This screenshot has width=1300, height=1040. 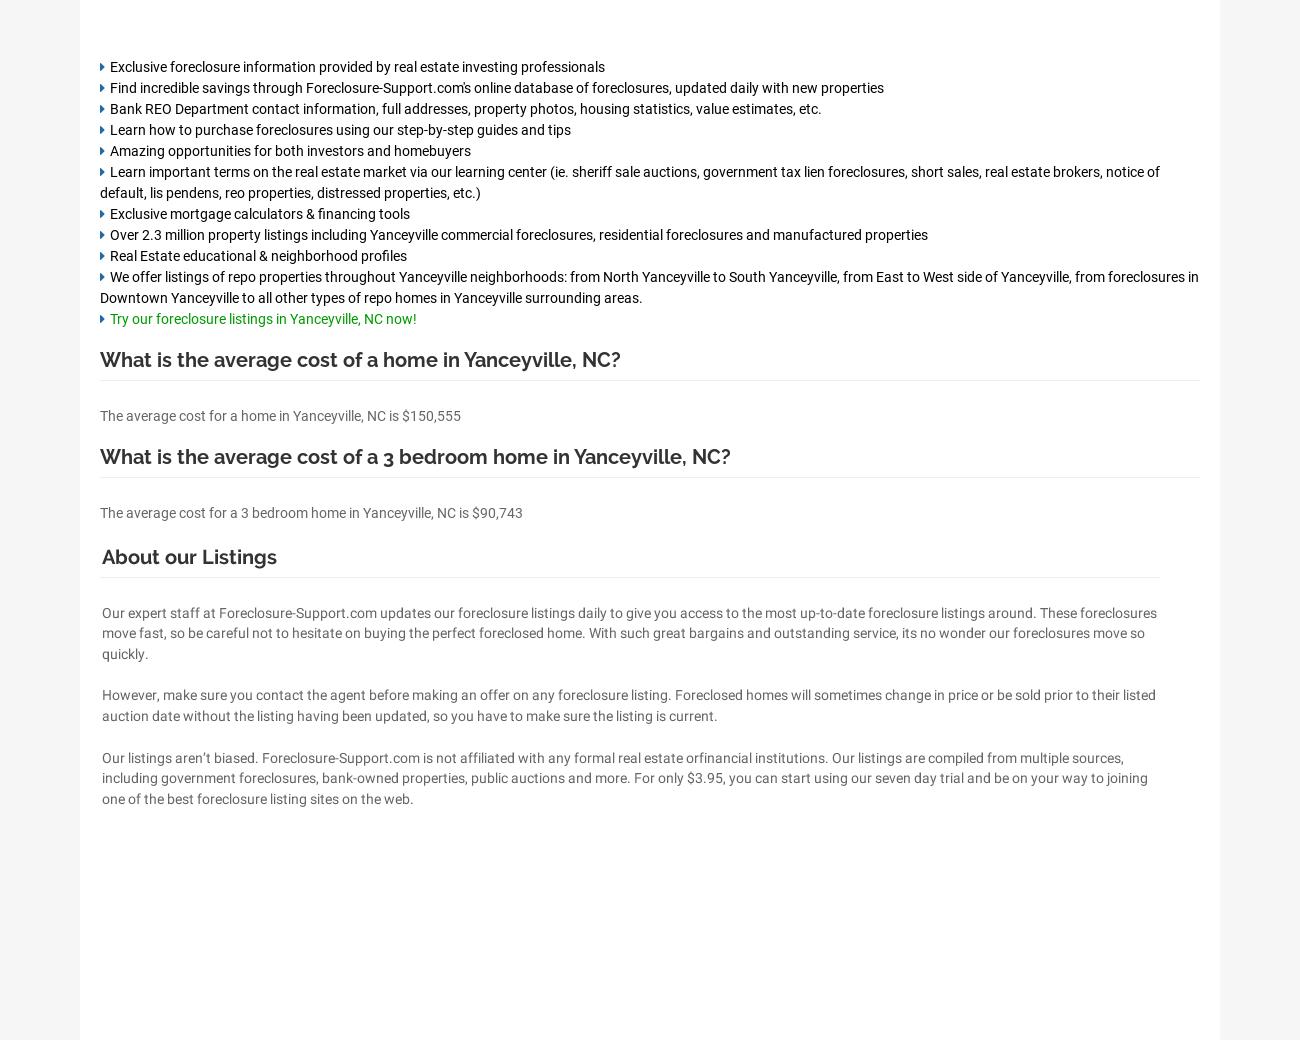 What do you see at coordinates (257, 255) in the screenshot?
I see `'Real Estate educational & neighborhood profiles'` at bounding box center [257, 255].